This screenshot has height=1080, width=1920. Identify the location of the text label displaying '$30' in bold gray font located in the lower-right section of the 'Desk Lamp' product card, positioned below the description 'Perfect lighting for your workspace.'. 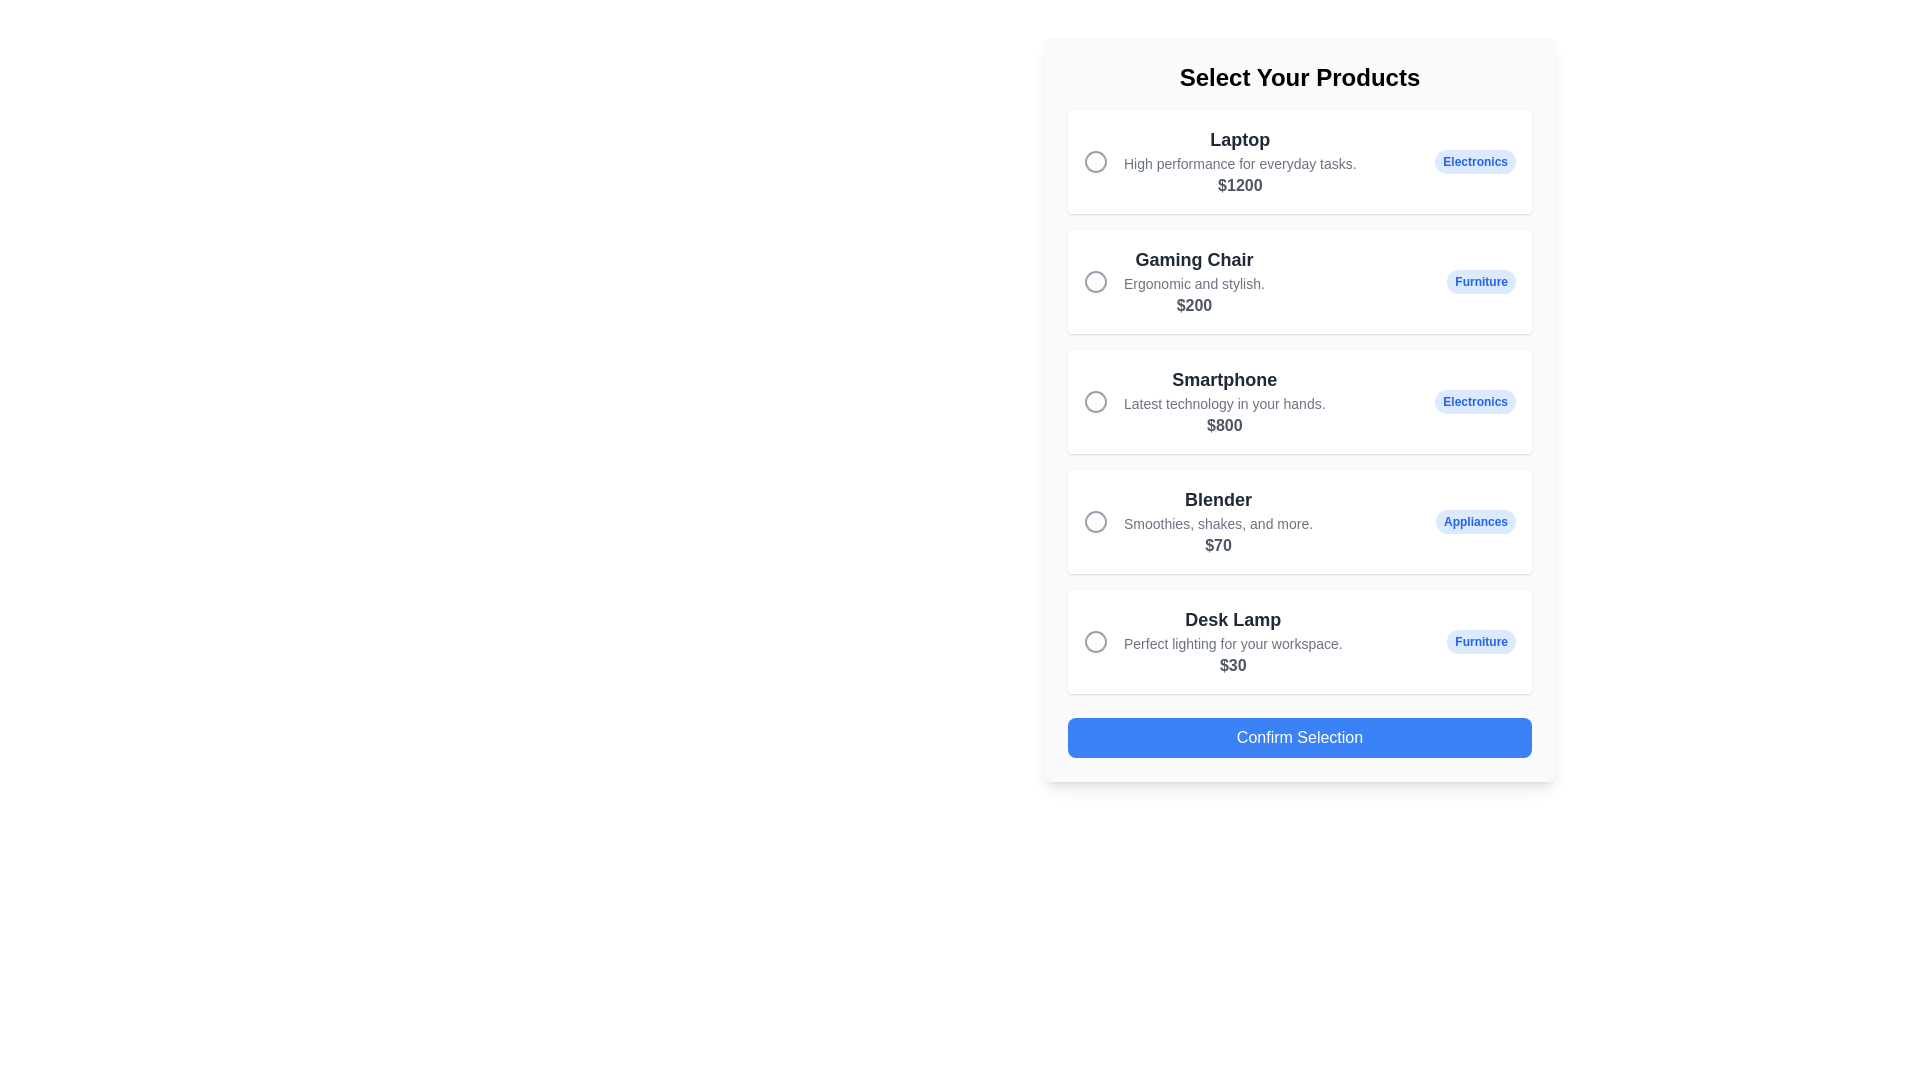
(1232, 665).